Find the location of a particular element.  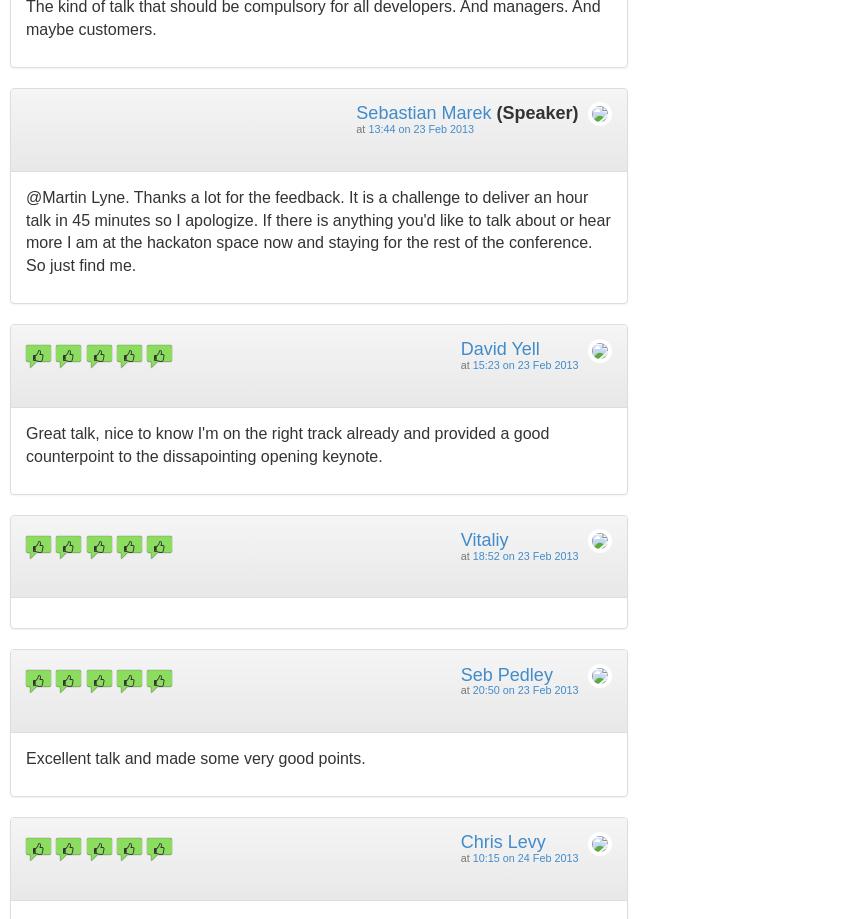

'13:44 on 23 Feb 2013' is located at coordinates (421, 128).